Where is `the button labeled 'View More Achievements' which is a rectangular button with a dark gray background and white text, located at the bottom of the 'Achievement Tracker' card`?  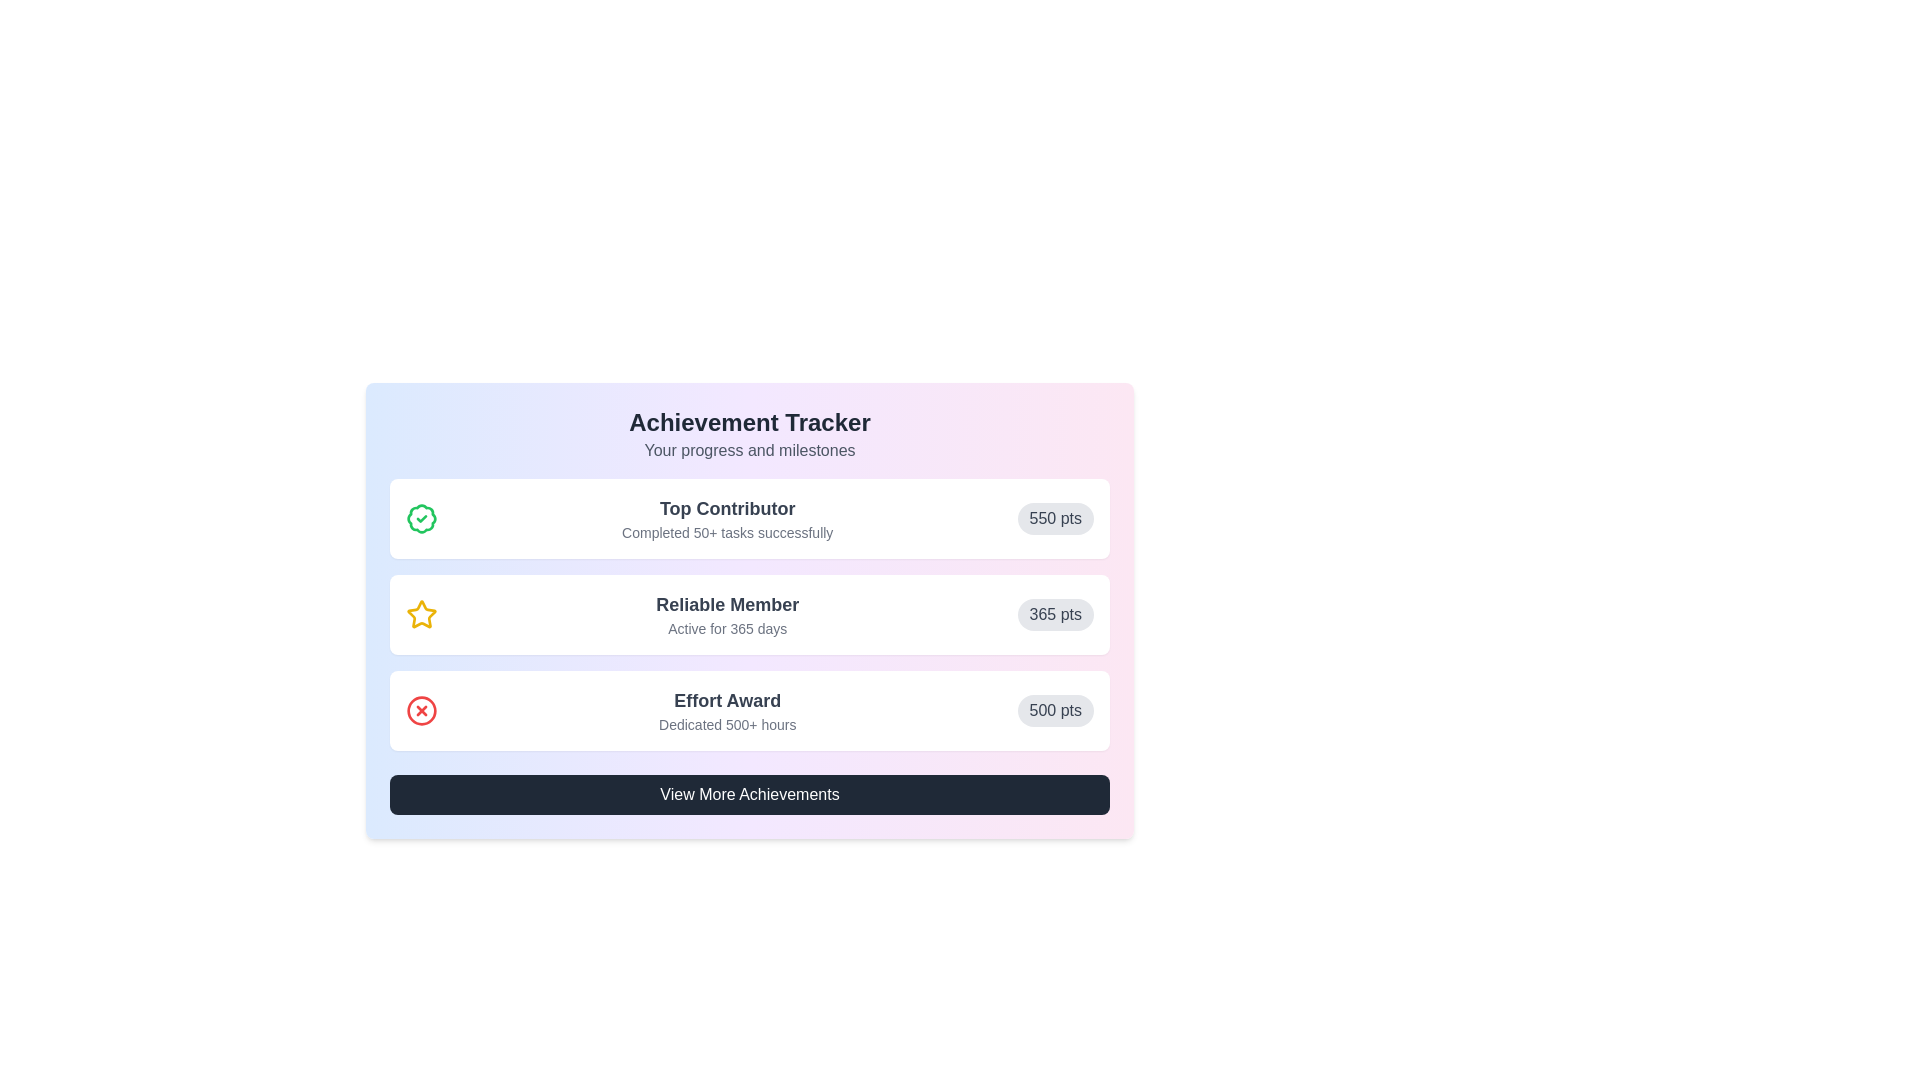
the button labeled 'View More Achievements' which is a rectangular button with a dark gray background and white text, located at the bottom of the 'Achievement Tracker' card is located at coordinates (748, 793).